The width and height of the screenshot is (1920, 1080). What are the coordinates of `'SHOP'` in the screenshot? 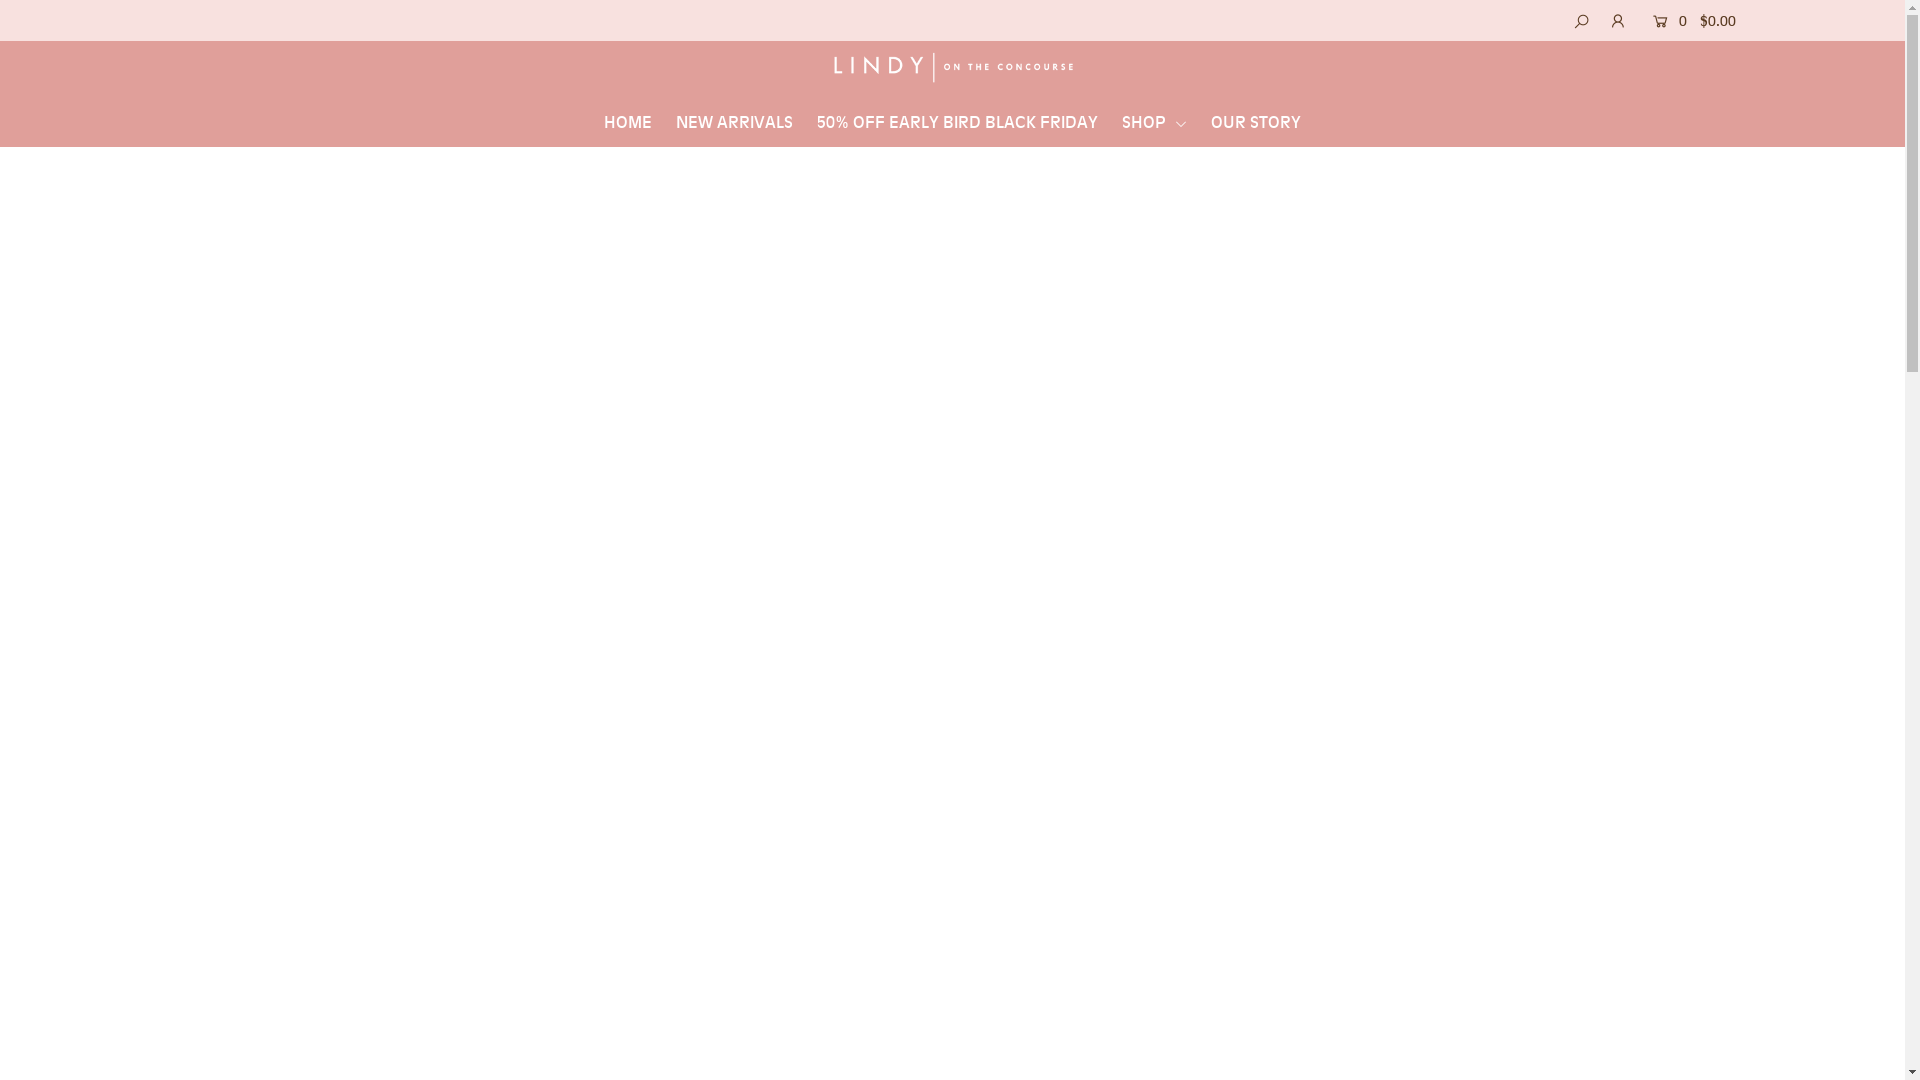 It's located at (1154, 122).